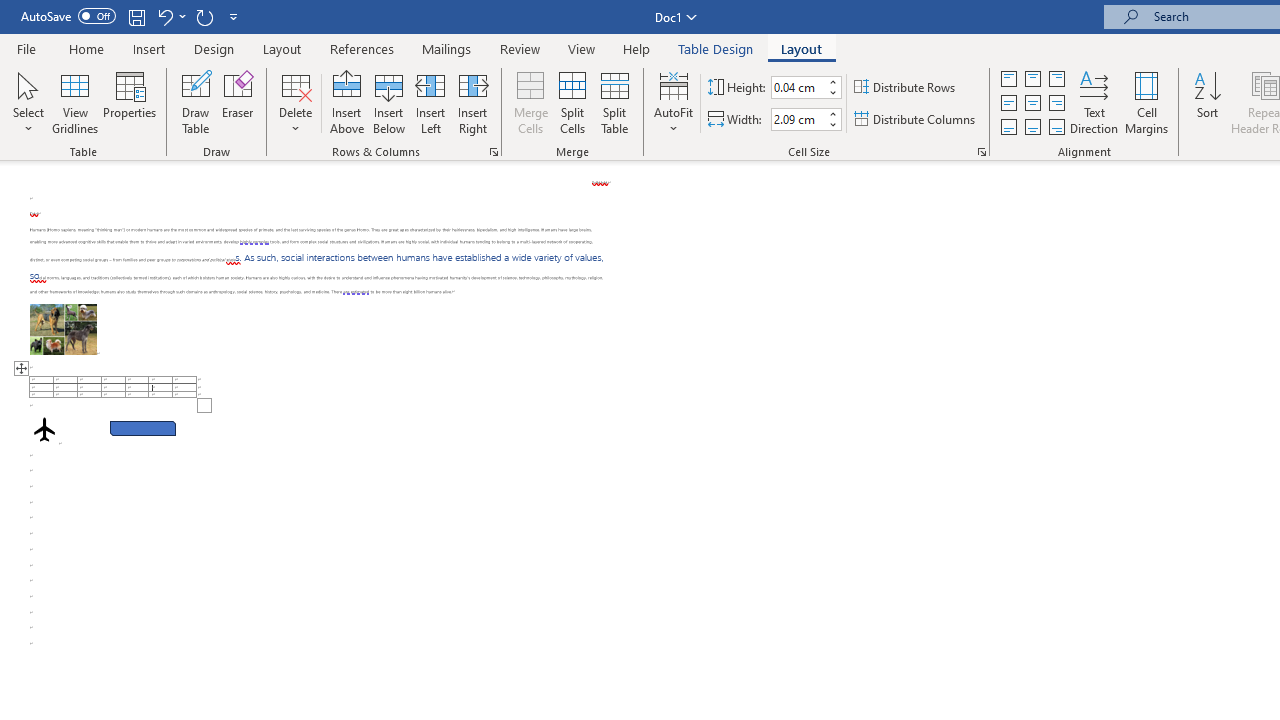 The width and height of the screenshot is (1280, 720). Describe the element at coordinates (716, 48) in the screenshot. I see `'Table Design'` at that location.